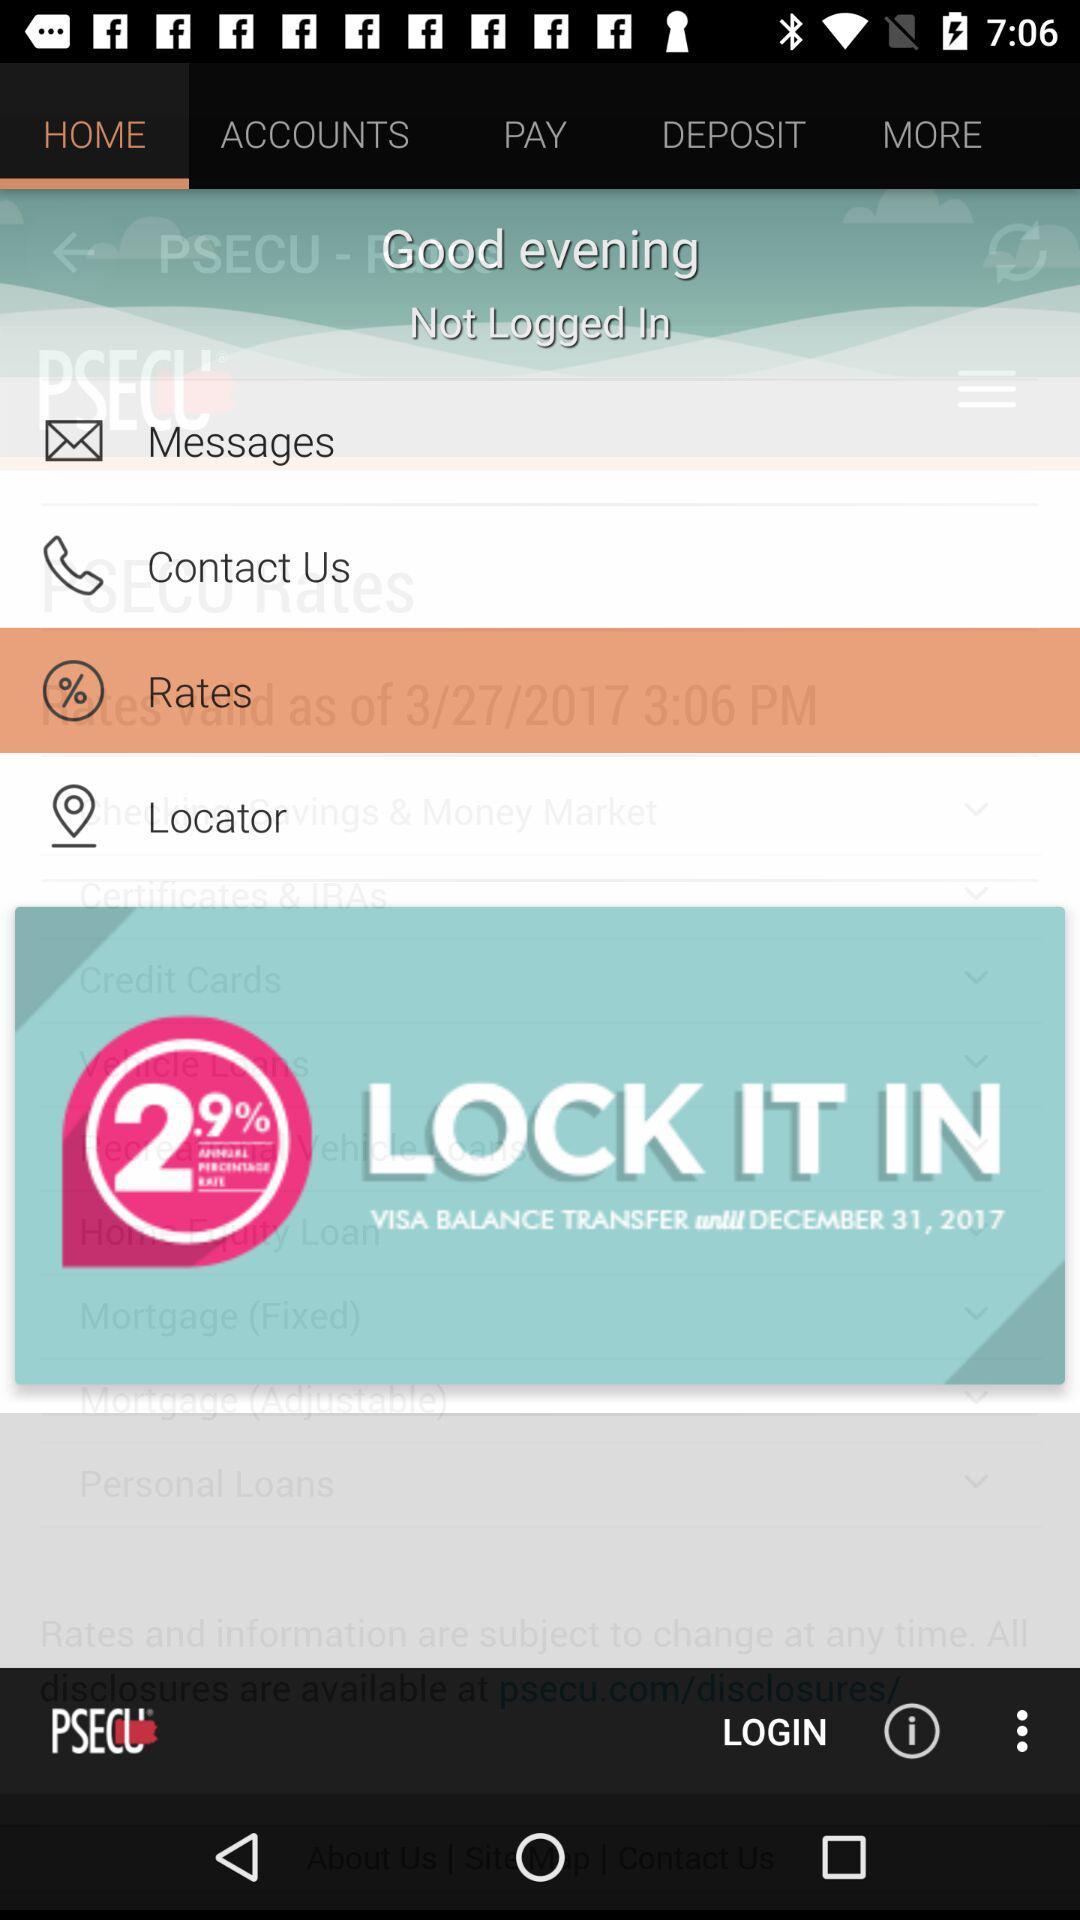 The image size is (1080, 1920). Describe the element at coordinates (72, 439) in the screenshot. I see `icon beside messages` at that location.